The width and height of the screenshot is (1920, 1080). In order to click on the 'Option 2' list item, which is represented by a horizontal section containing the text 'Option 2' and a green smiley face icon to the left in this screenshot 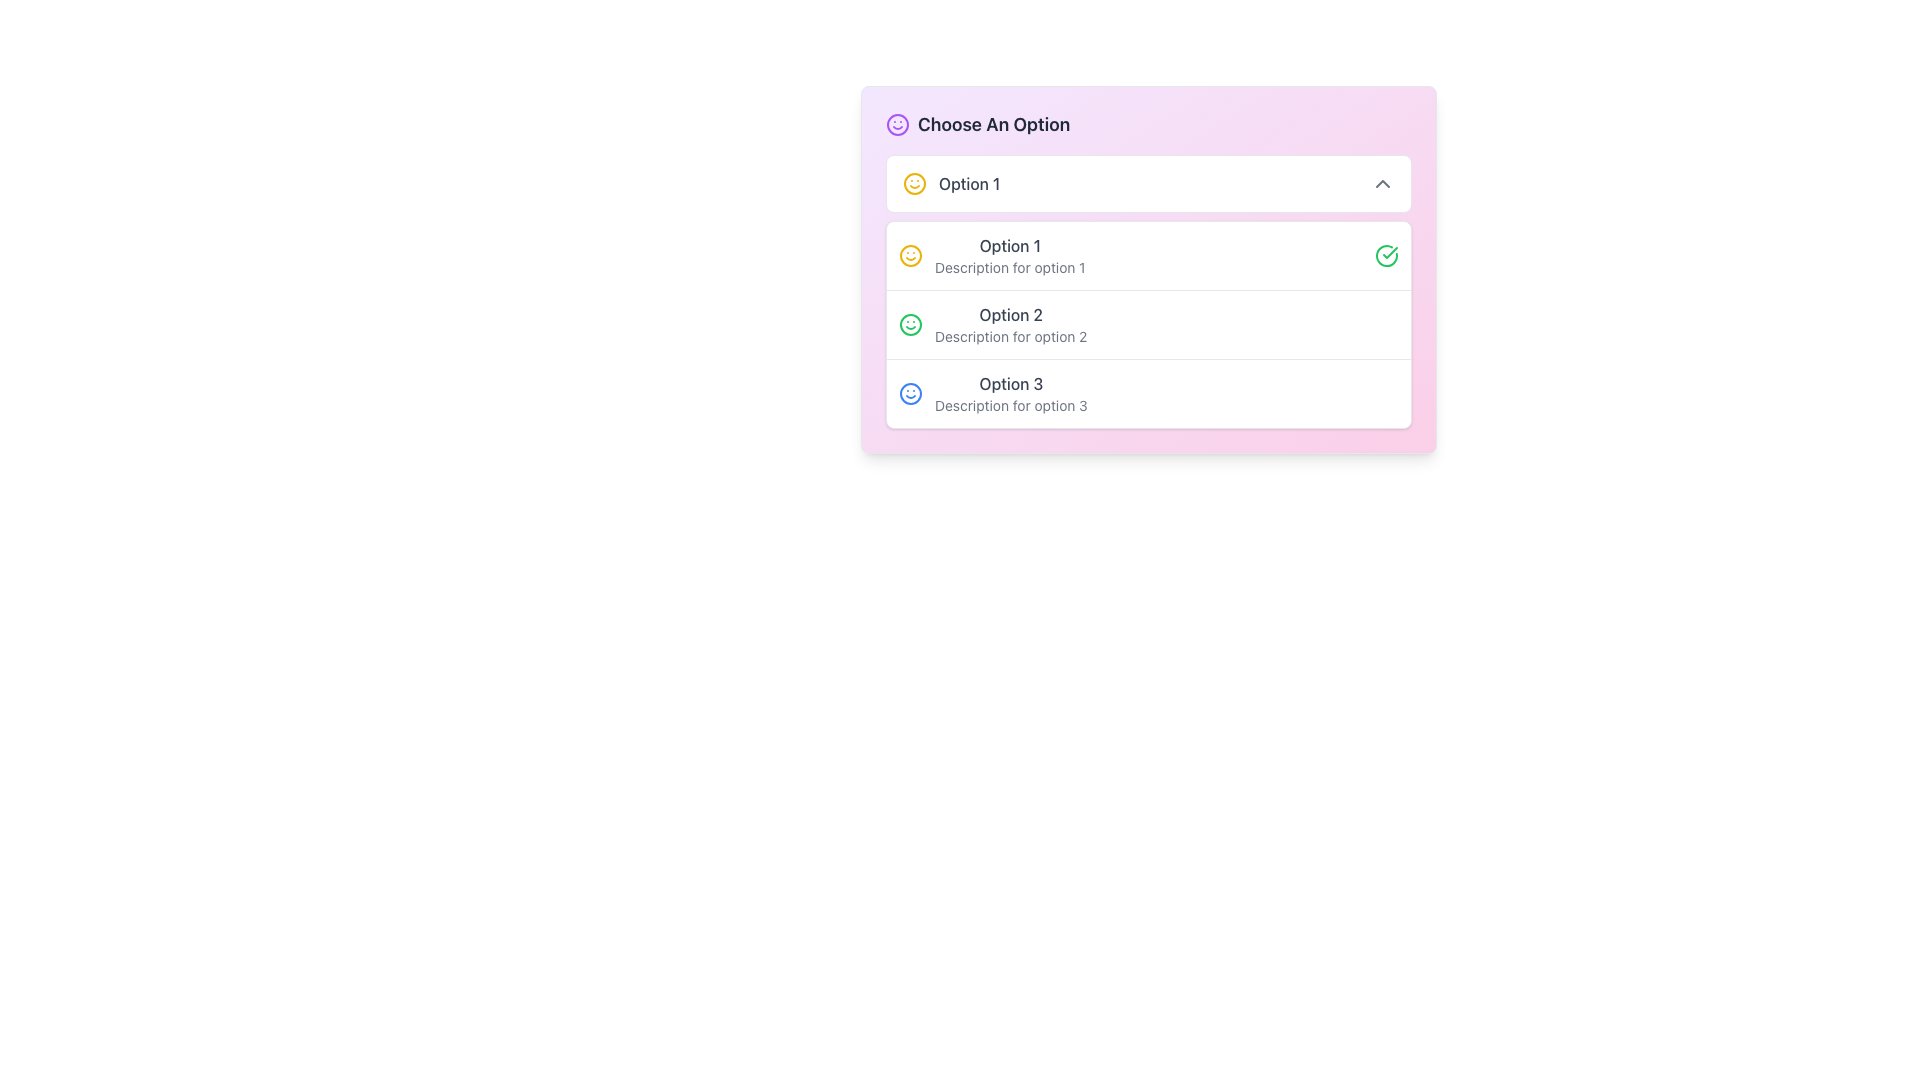, I will do `click(993, 323)`.